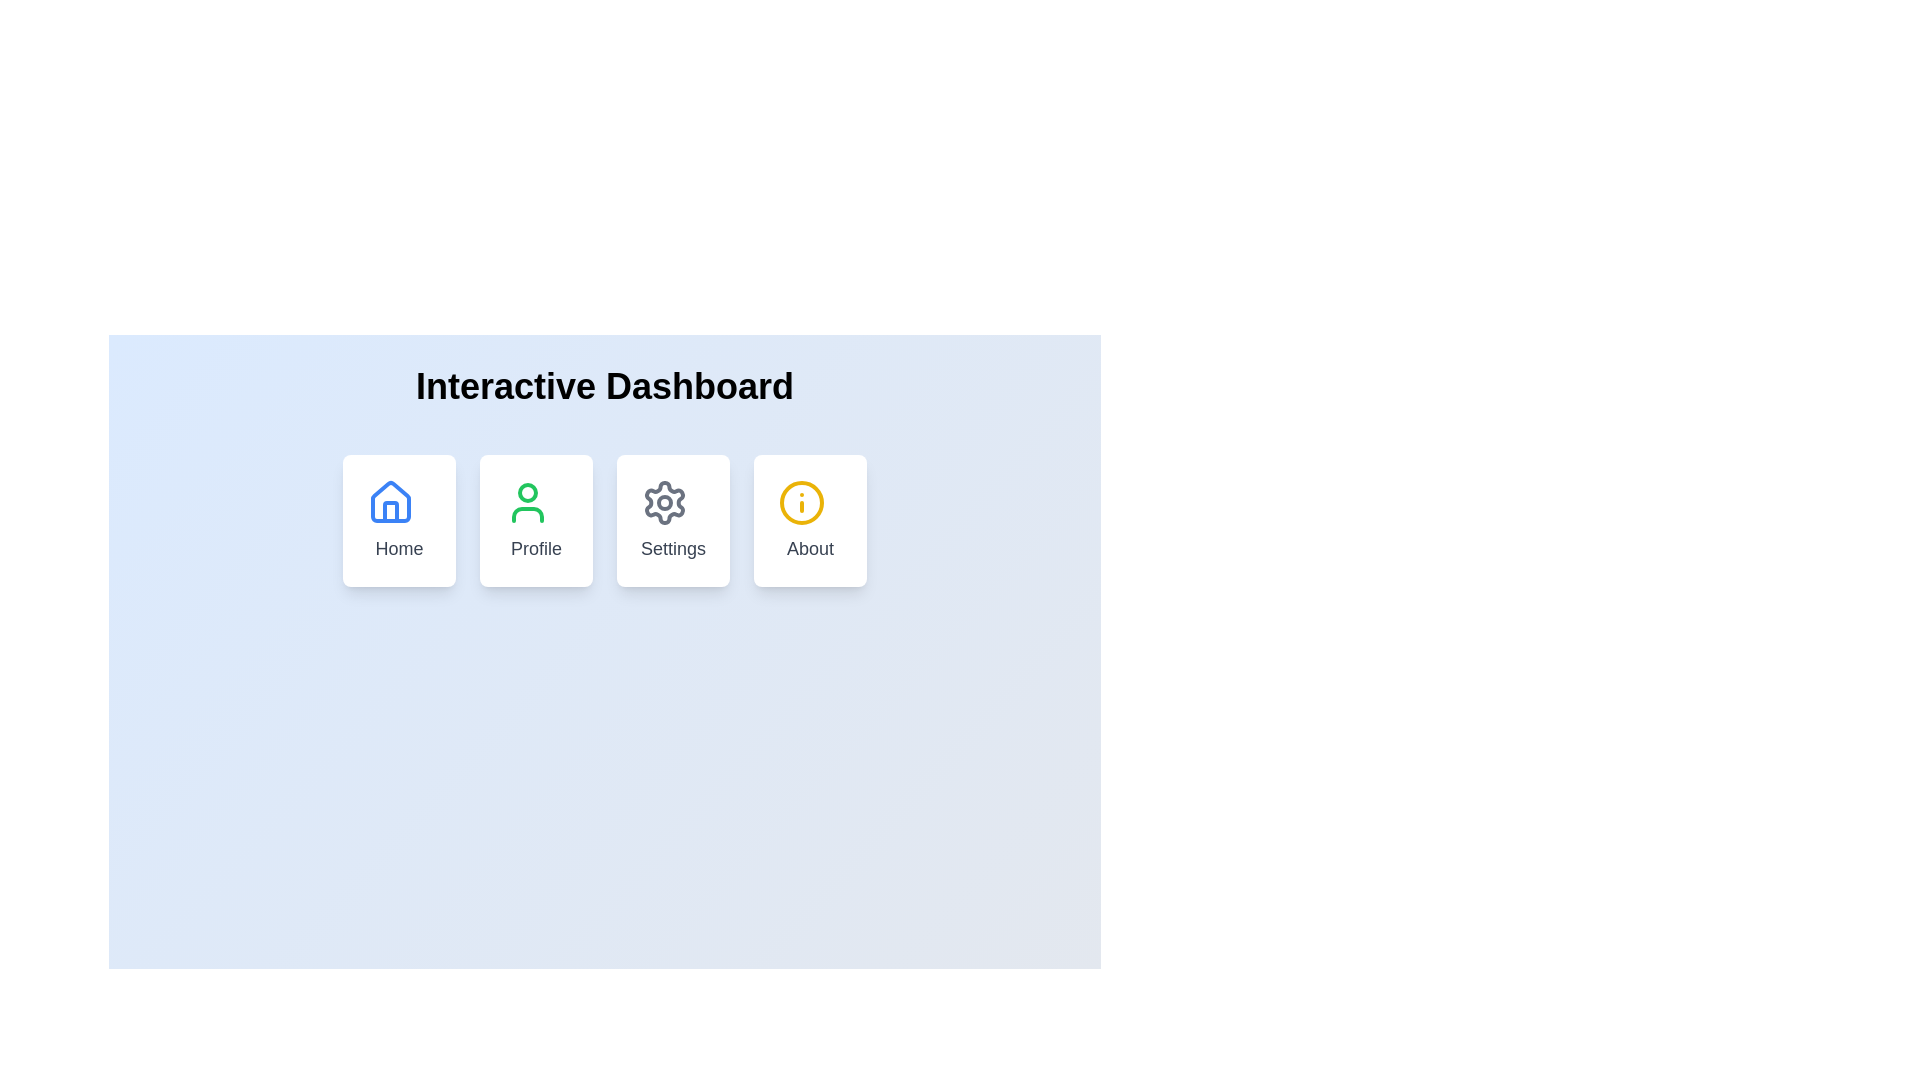  I want to click on the 'About' button located at the far right of the button grid in the 'Interactive Dashboard' section to trigger a visual effect, so click(810, 519).